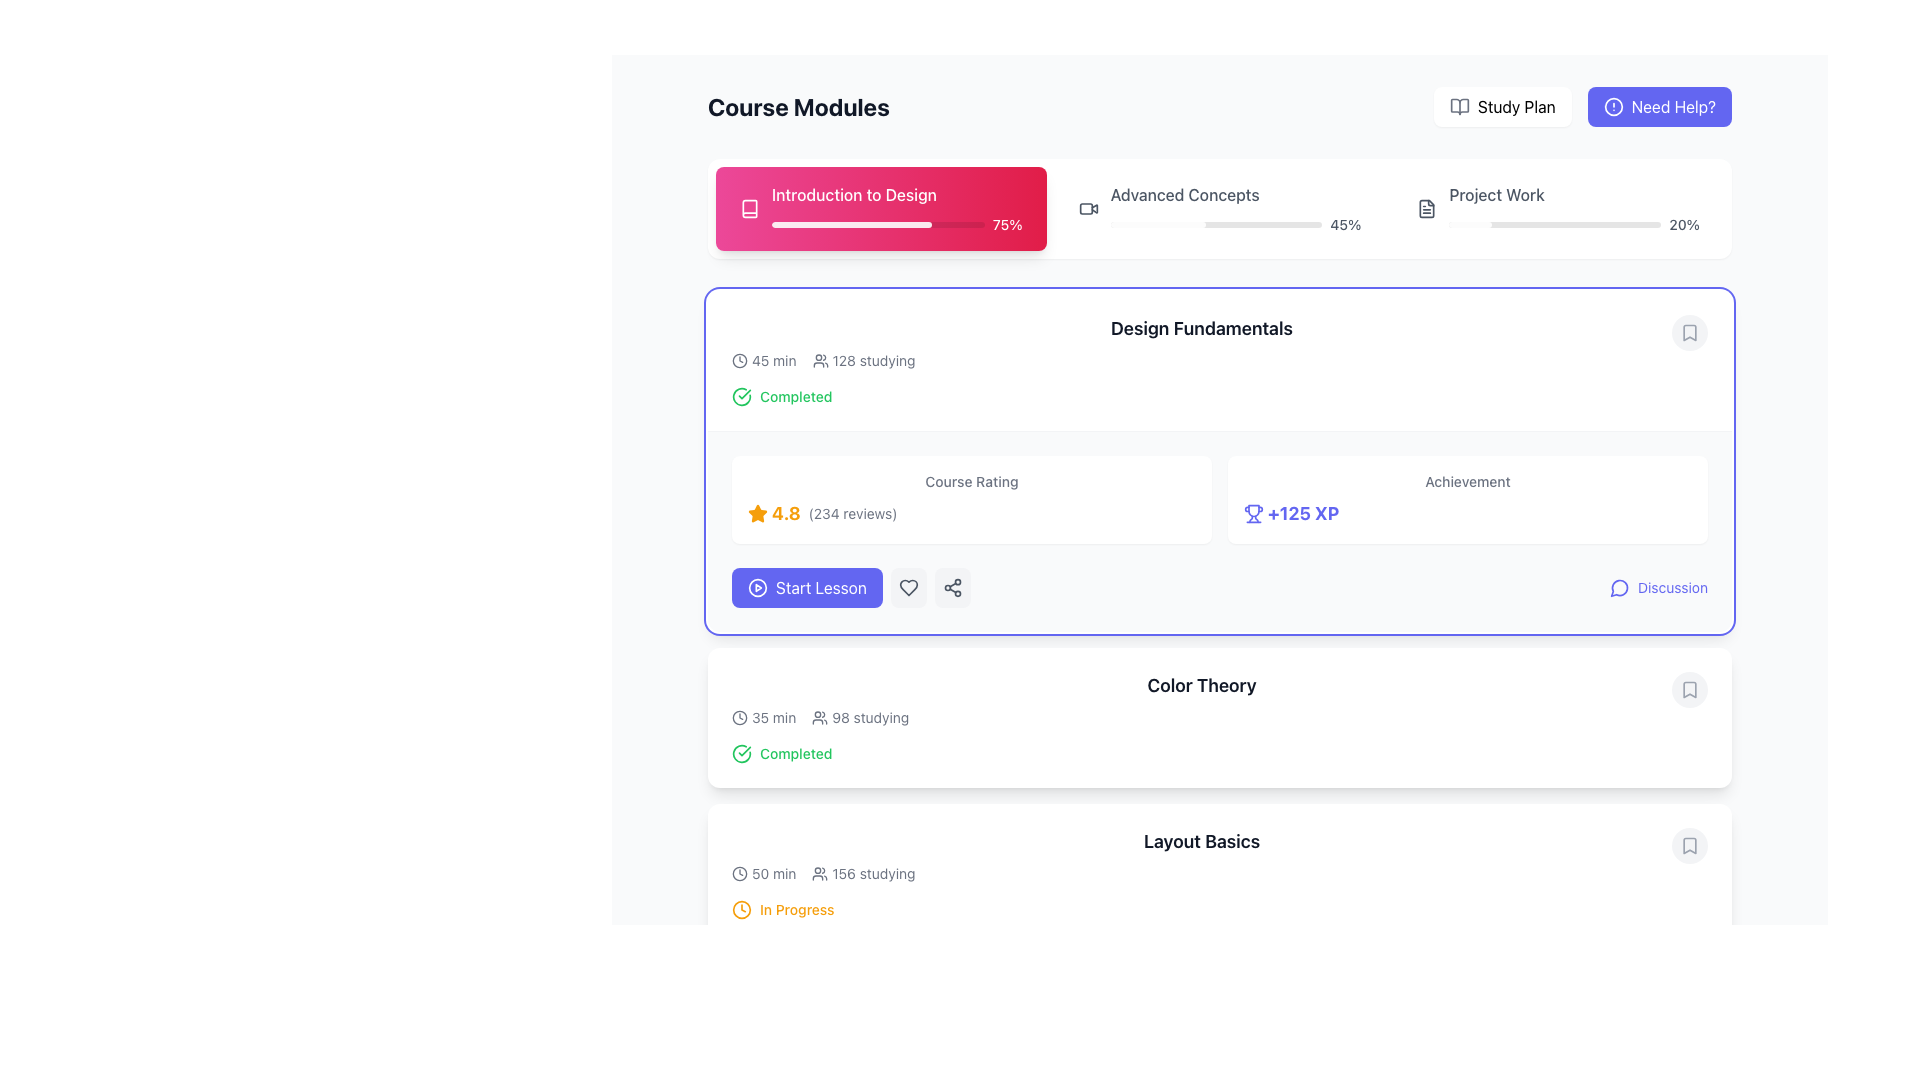 Image resolution: width=1920 pixels, height=1080 pixels. What do you see at coordinates (907, 586) in the screenshot?
I see `the heart icon in the 'Design Fundamentals' section` at bounding box center [907, 586].